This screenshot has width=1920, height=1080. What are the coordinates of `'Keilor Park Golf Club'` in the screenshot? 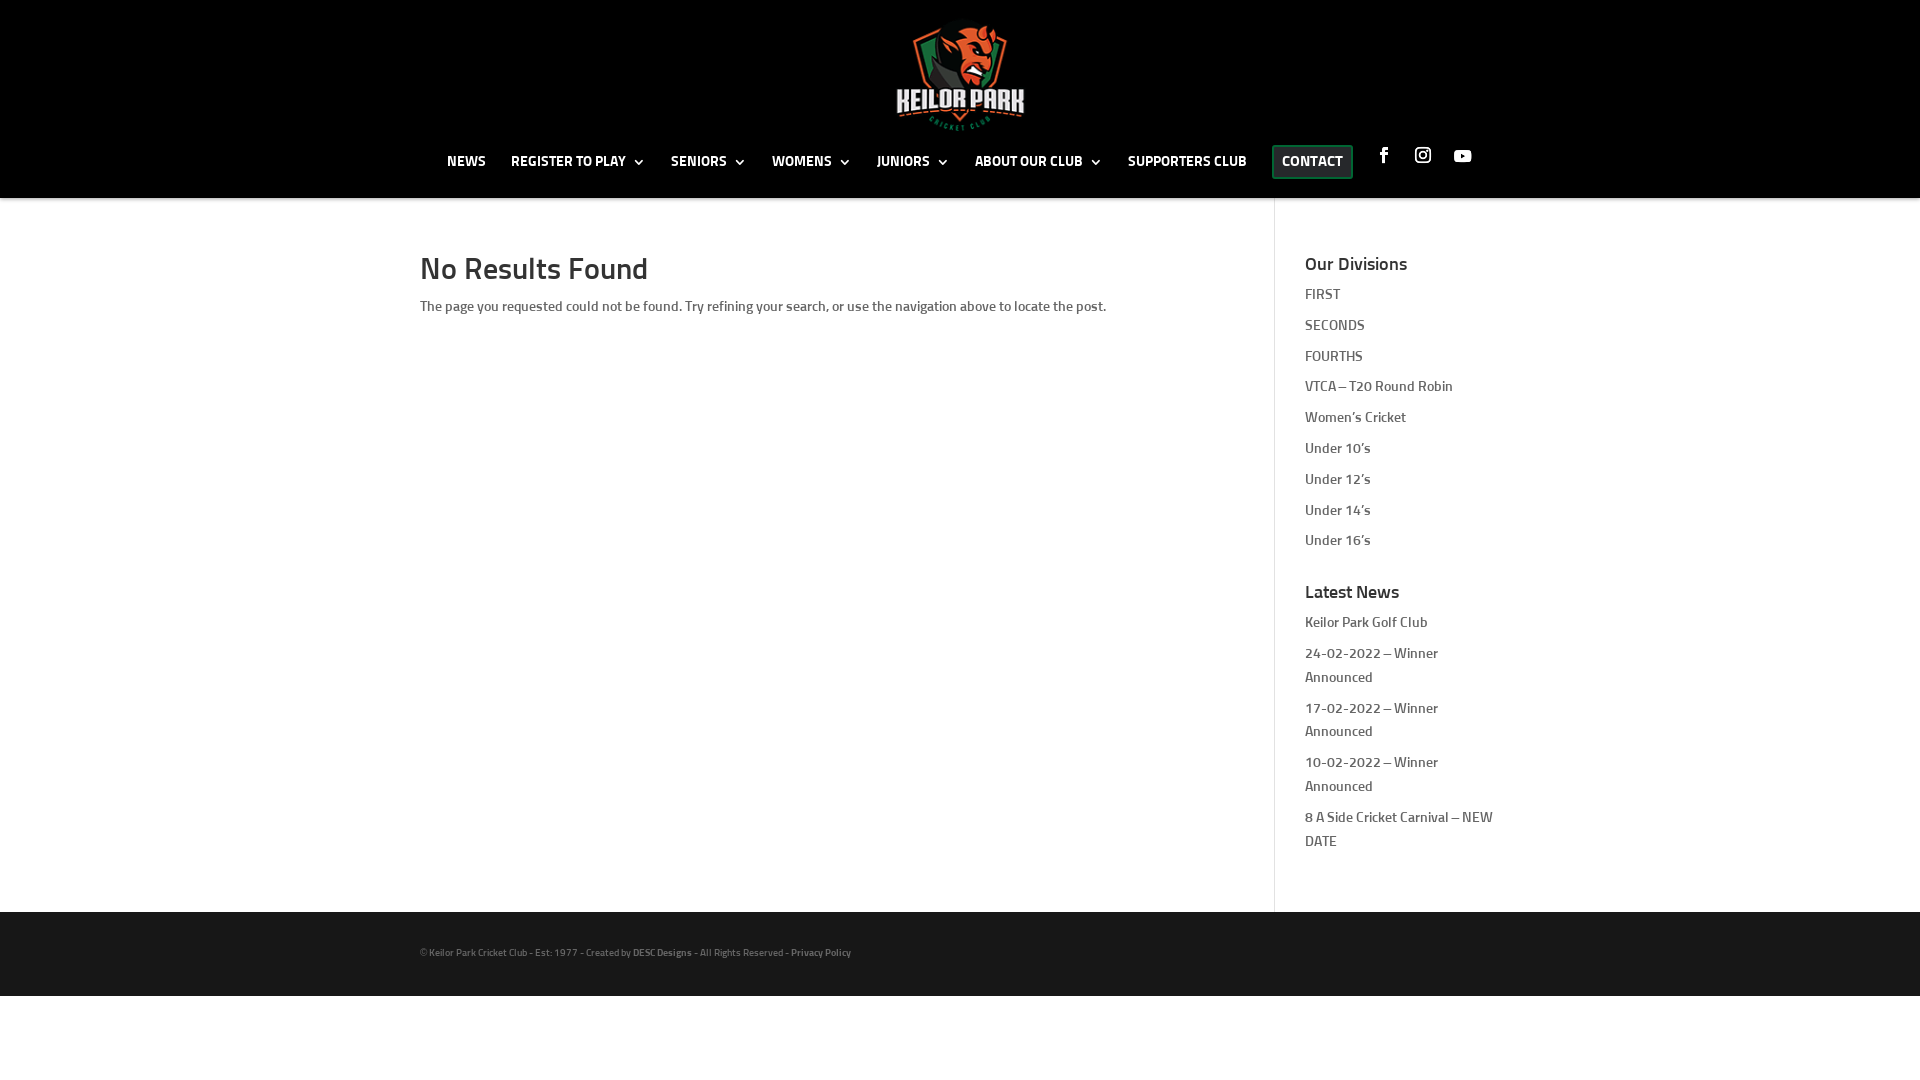 It's located at (1365, 622).